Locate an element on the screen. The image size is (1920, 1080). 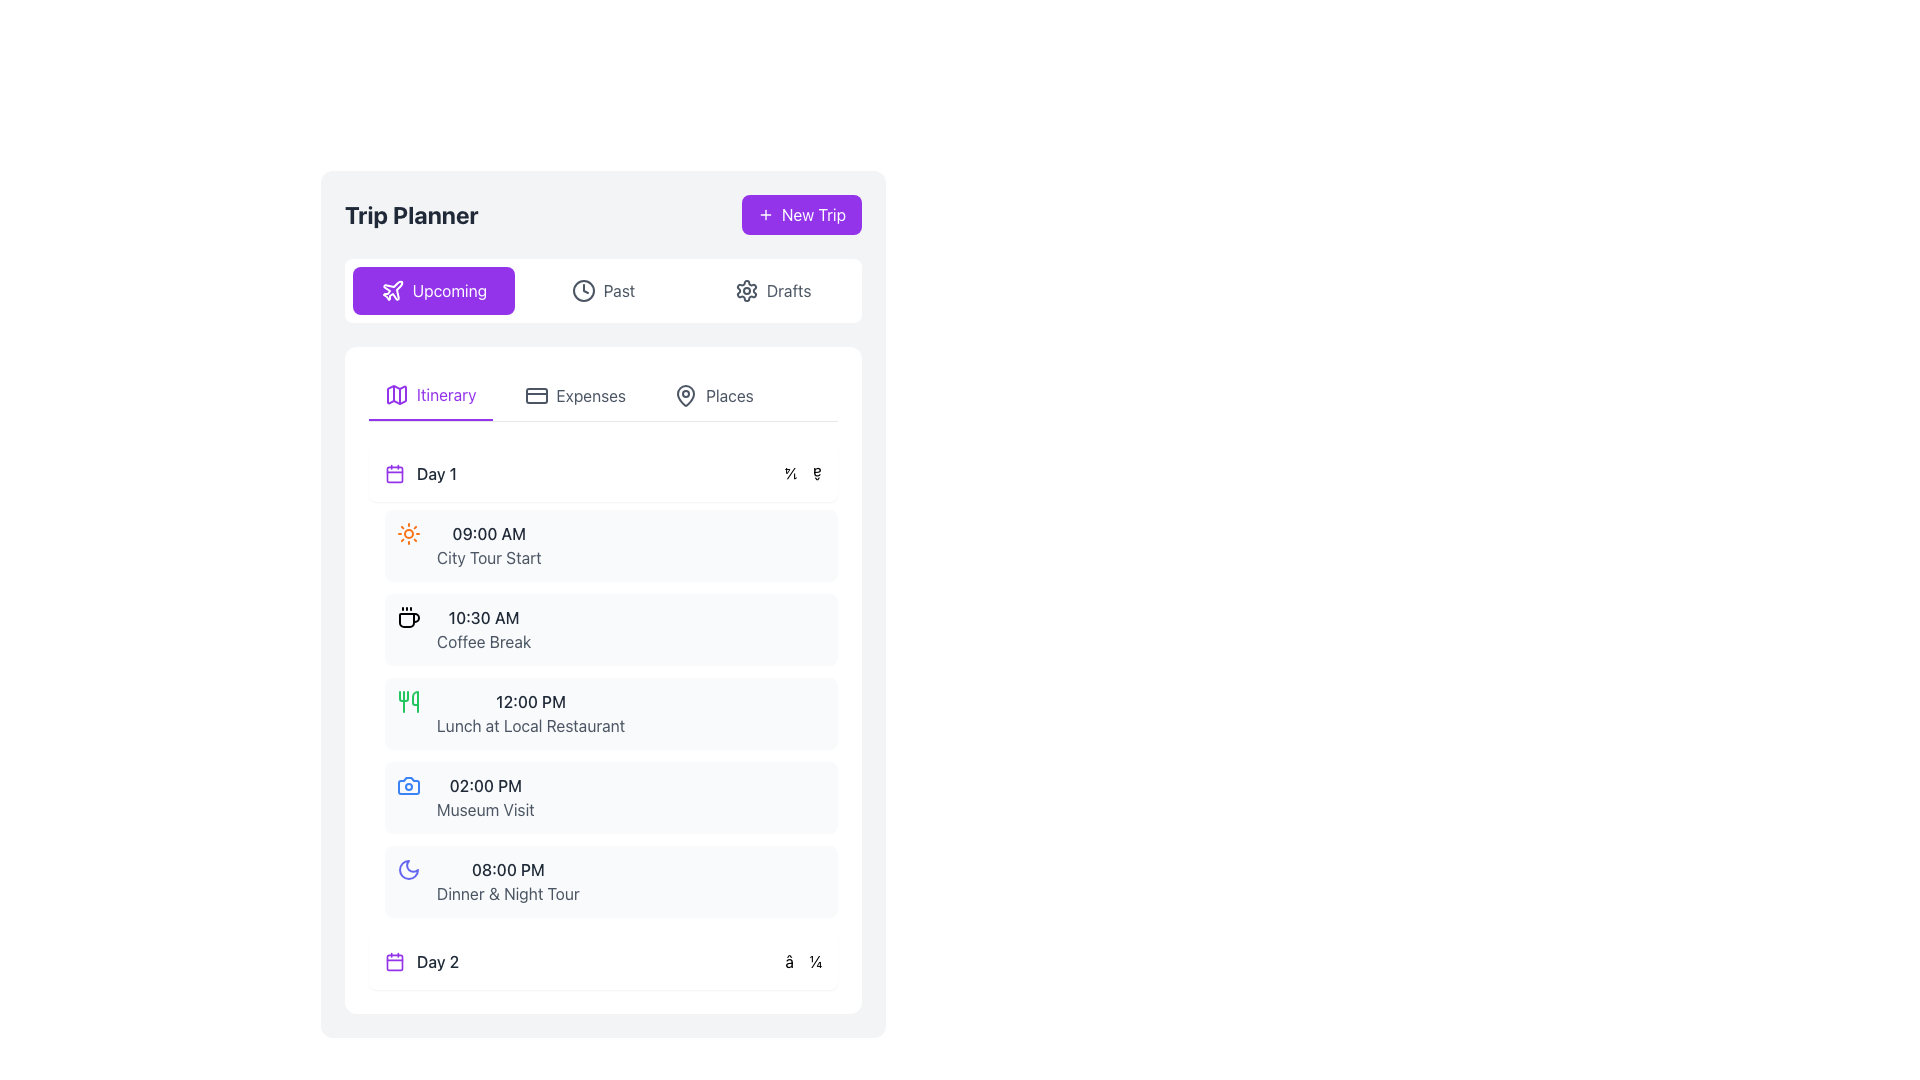
the 'New Trip' button with a bold purple background and white text to initiate creating a new trip is located at coordinates (801, 215).